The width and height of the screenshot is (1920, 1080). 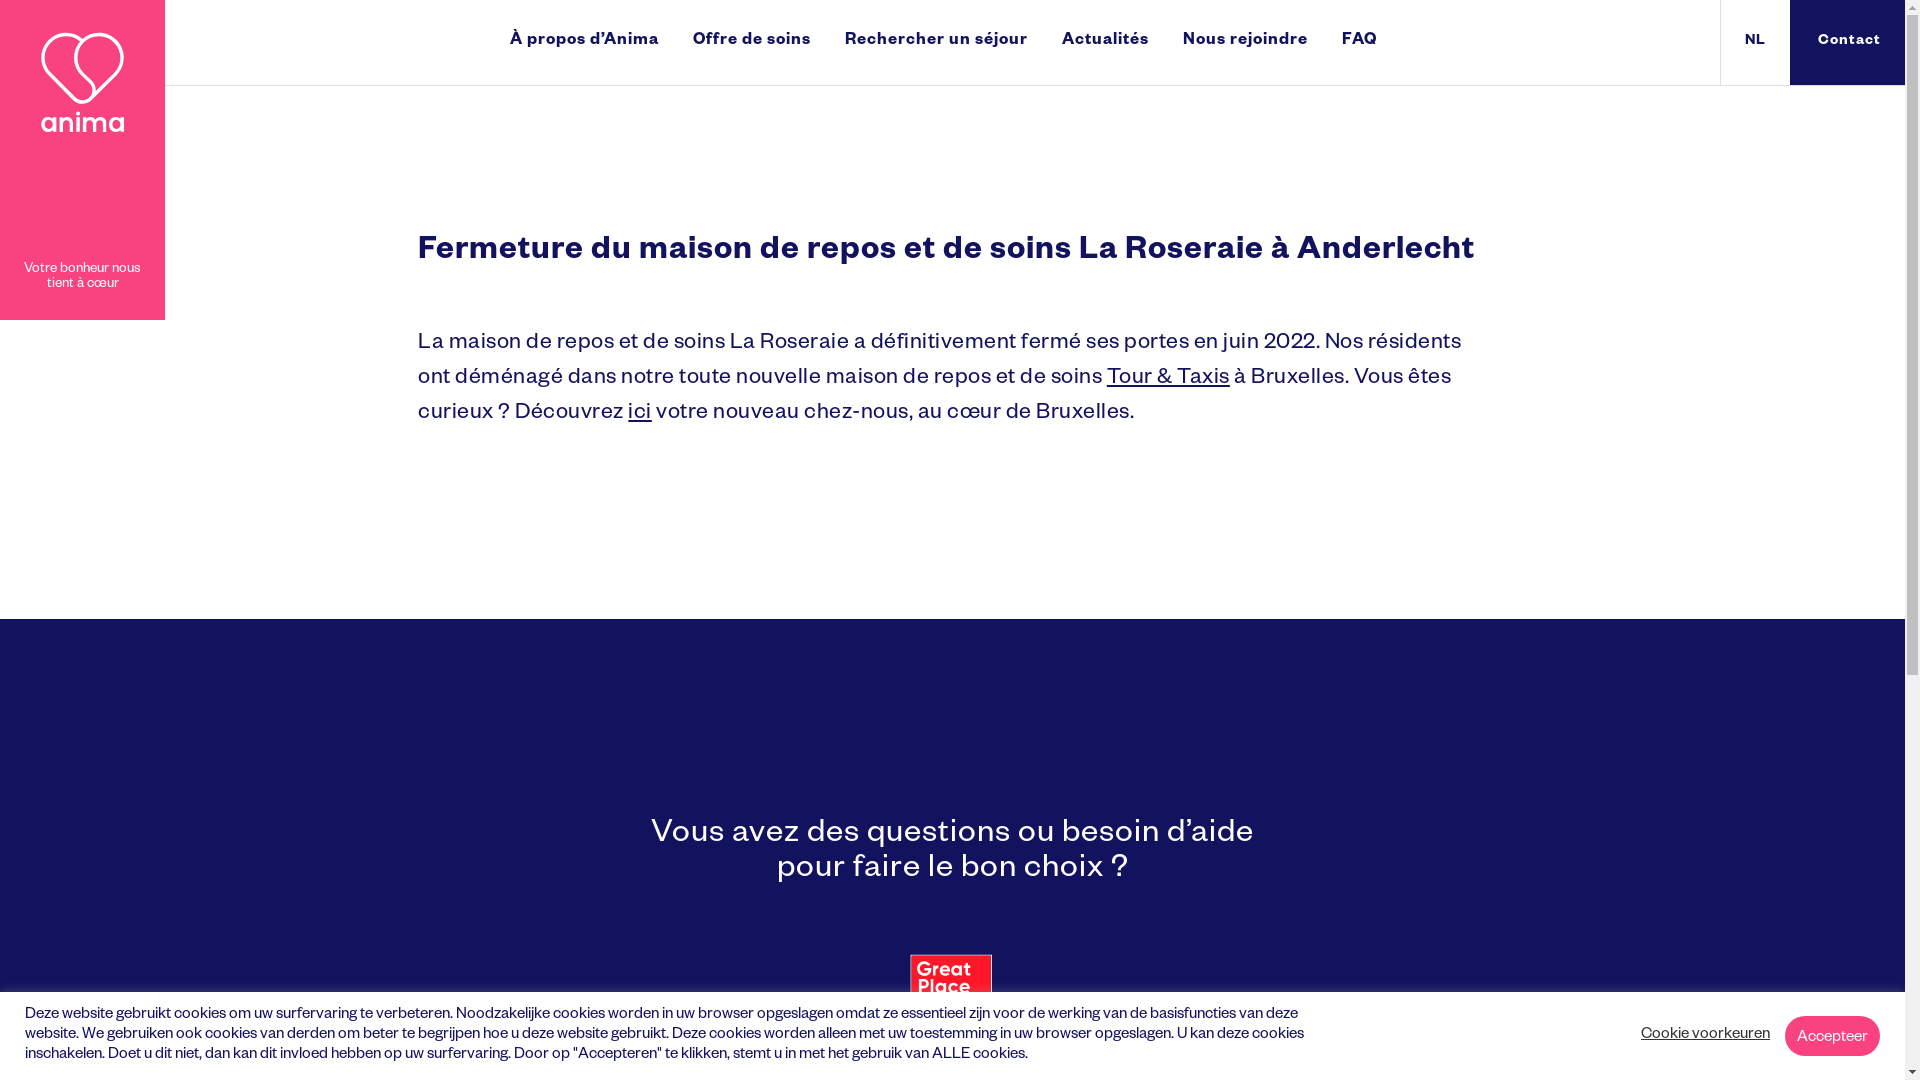 I want to click on 'Offre de soins', so click(x=751, y=42).